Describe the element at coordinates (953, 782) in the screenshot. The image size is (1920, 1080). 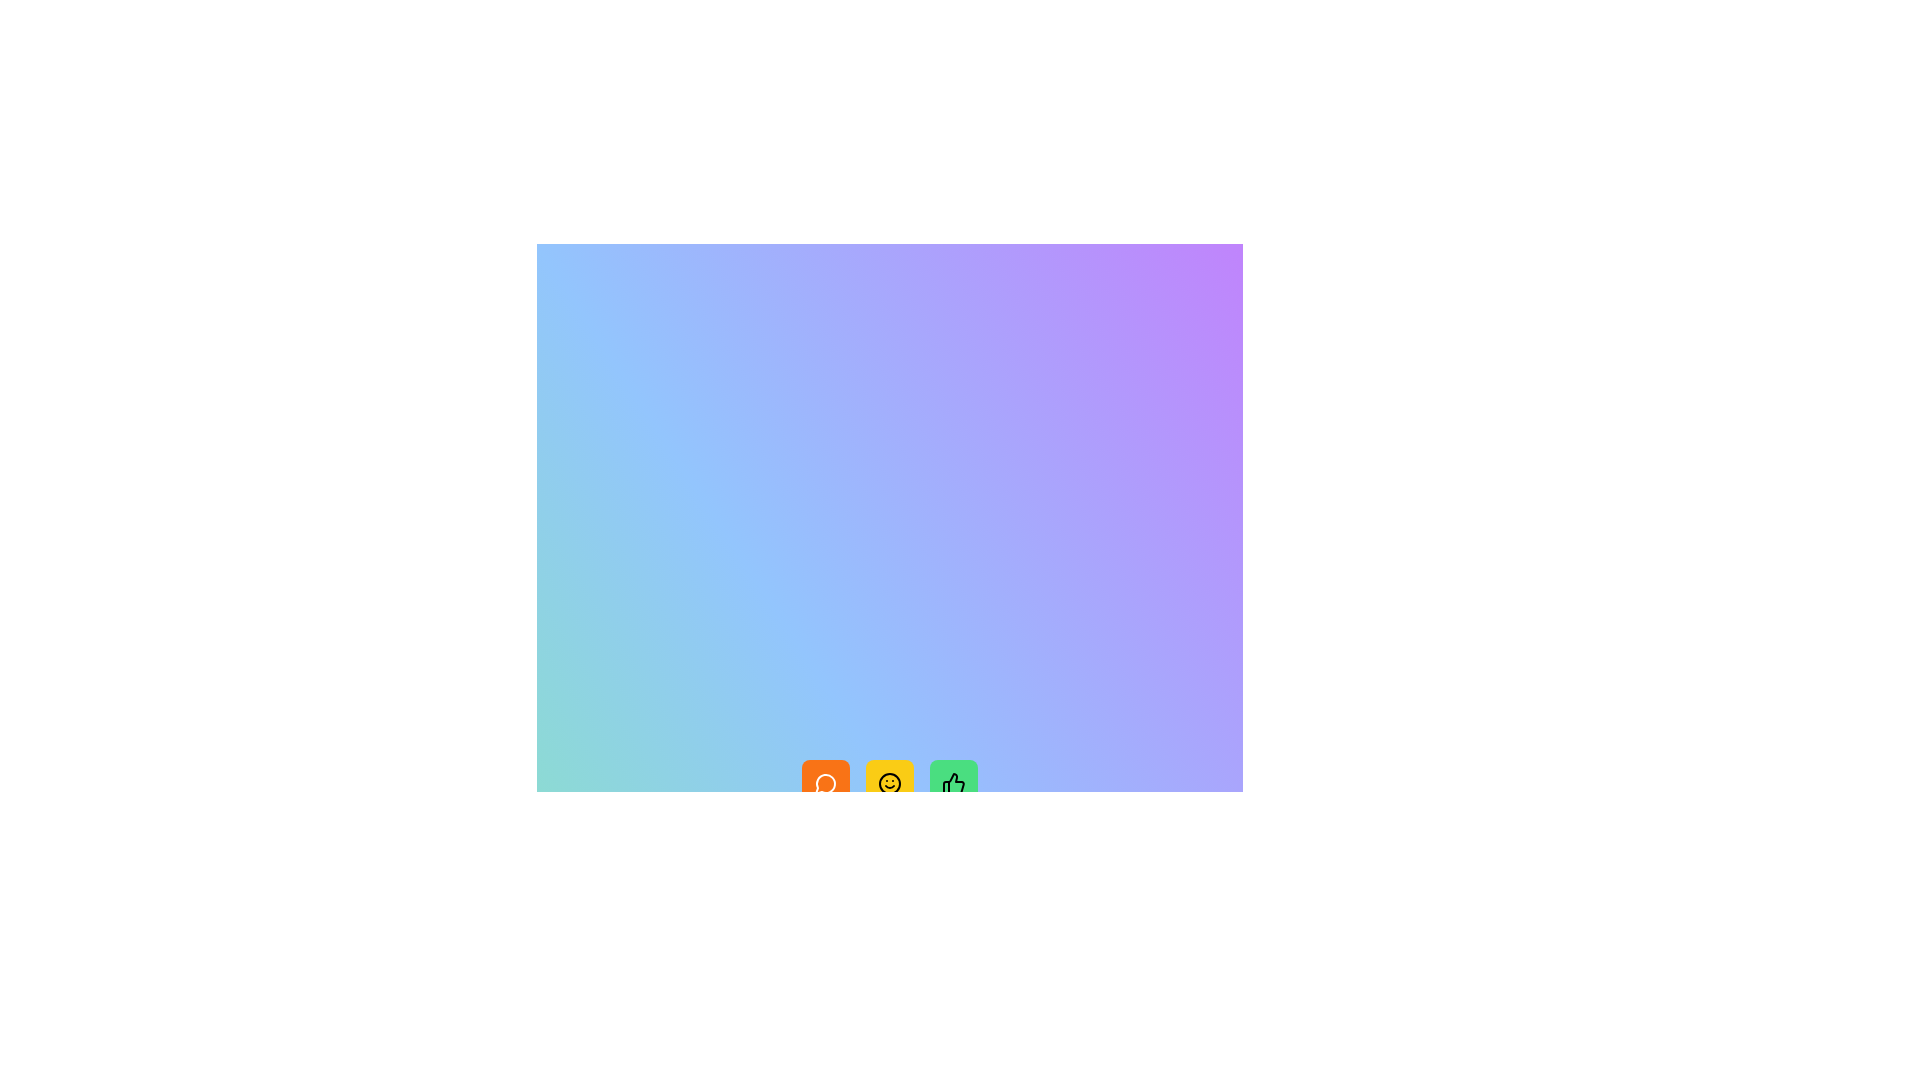
I see `the SVG icon representing approval or agreement, located inside the green 'Like' box at the bottom-center of the layout` at that location.